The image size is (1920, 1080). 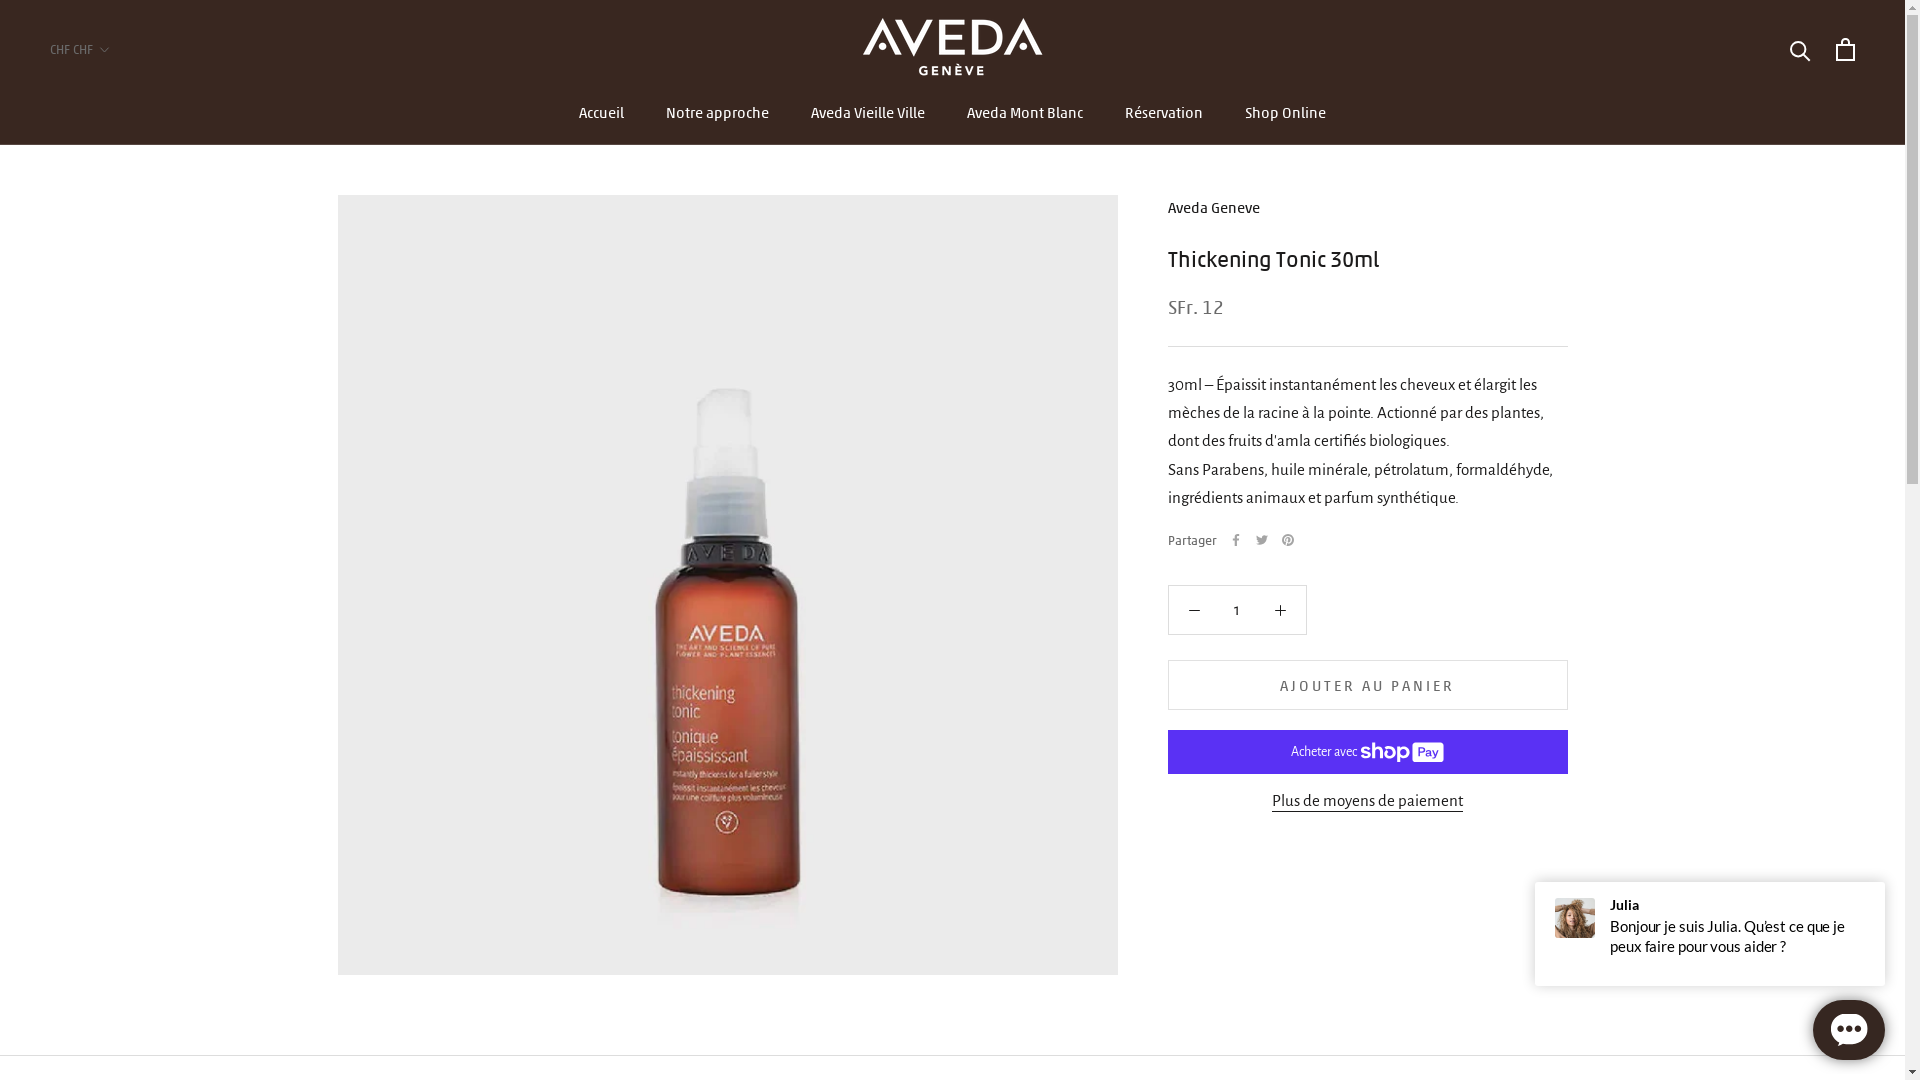 I want to click on 'Aveda Mont Blanc, so click(x=1025, y=111).